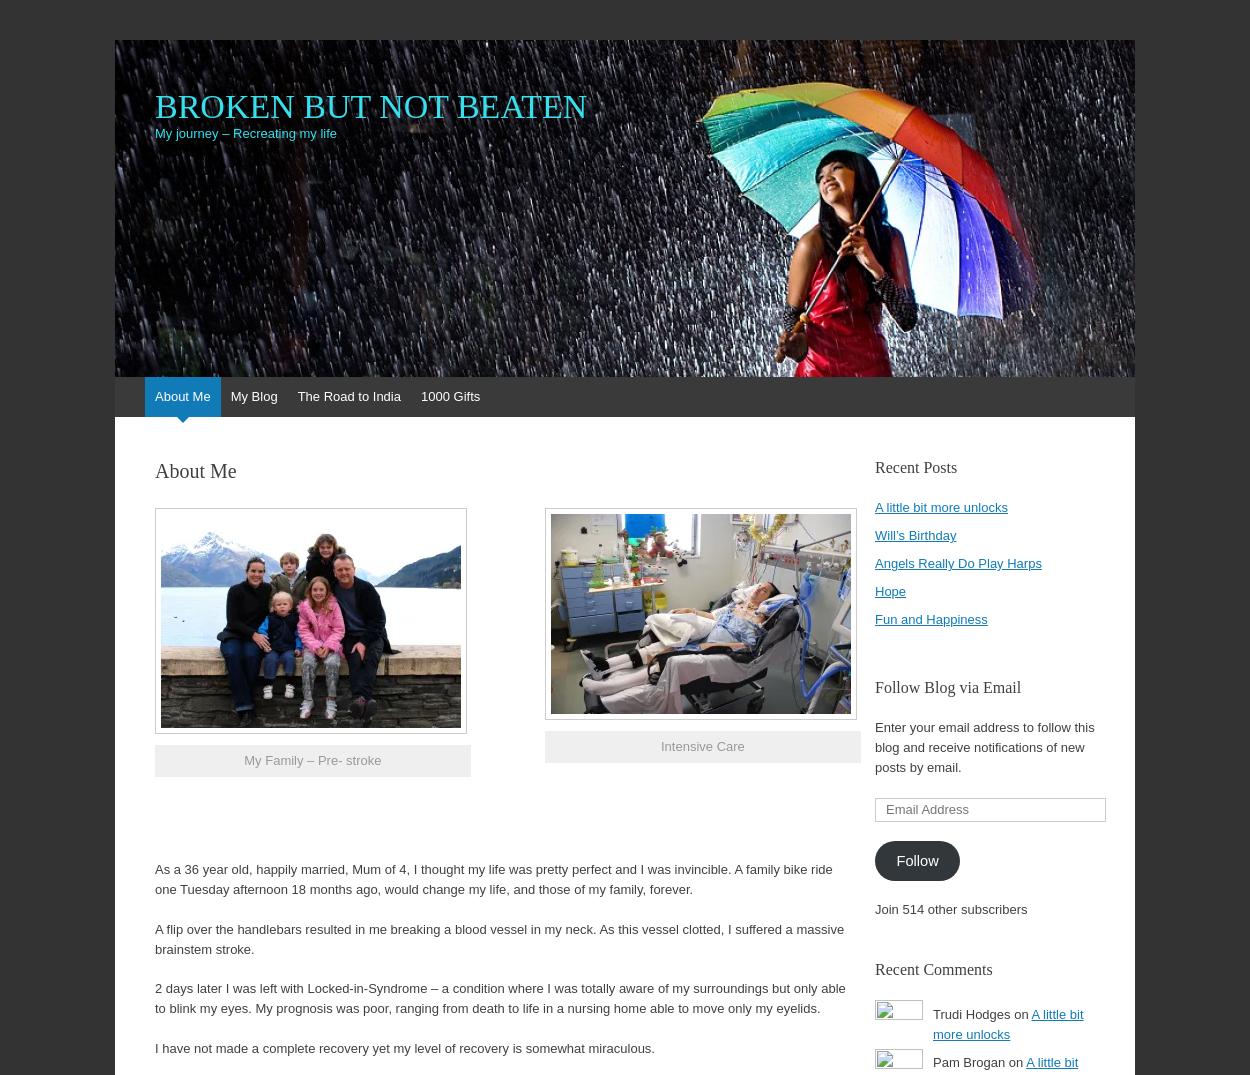  Describe the element at coordinates (155, 997) in the screenshot. I see `'2 days later I was left with Locked-in-Syndrome – a condition where I was totally aware of my surroundings but only able to blink my eyes. My prognosis was poor, ranging from death to life in a nursing home able to move only my eyelids.'` at that location.